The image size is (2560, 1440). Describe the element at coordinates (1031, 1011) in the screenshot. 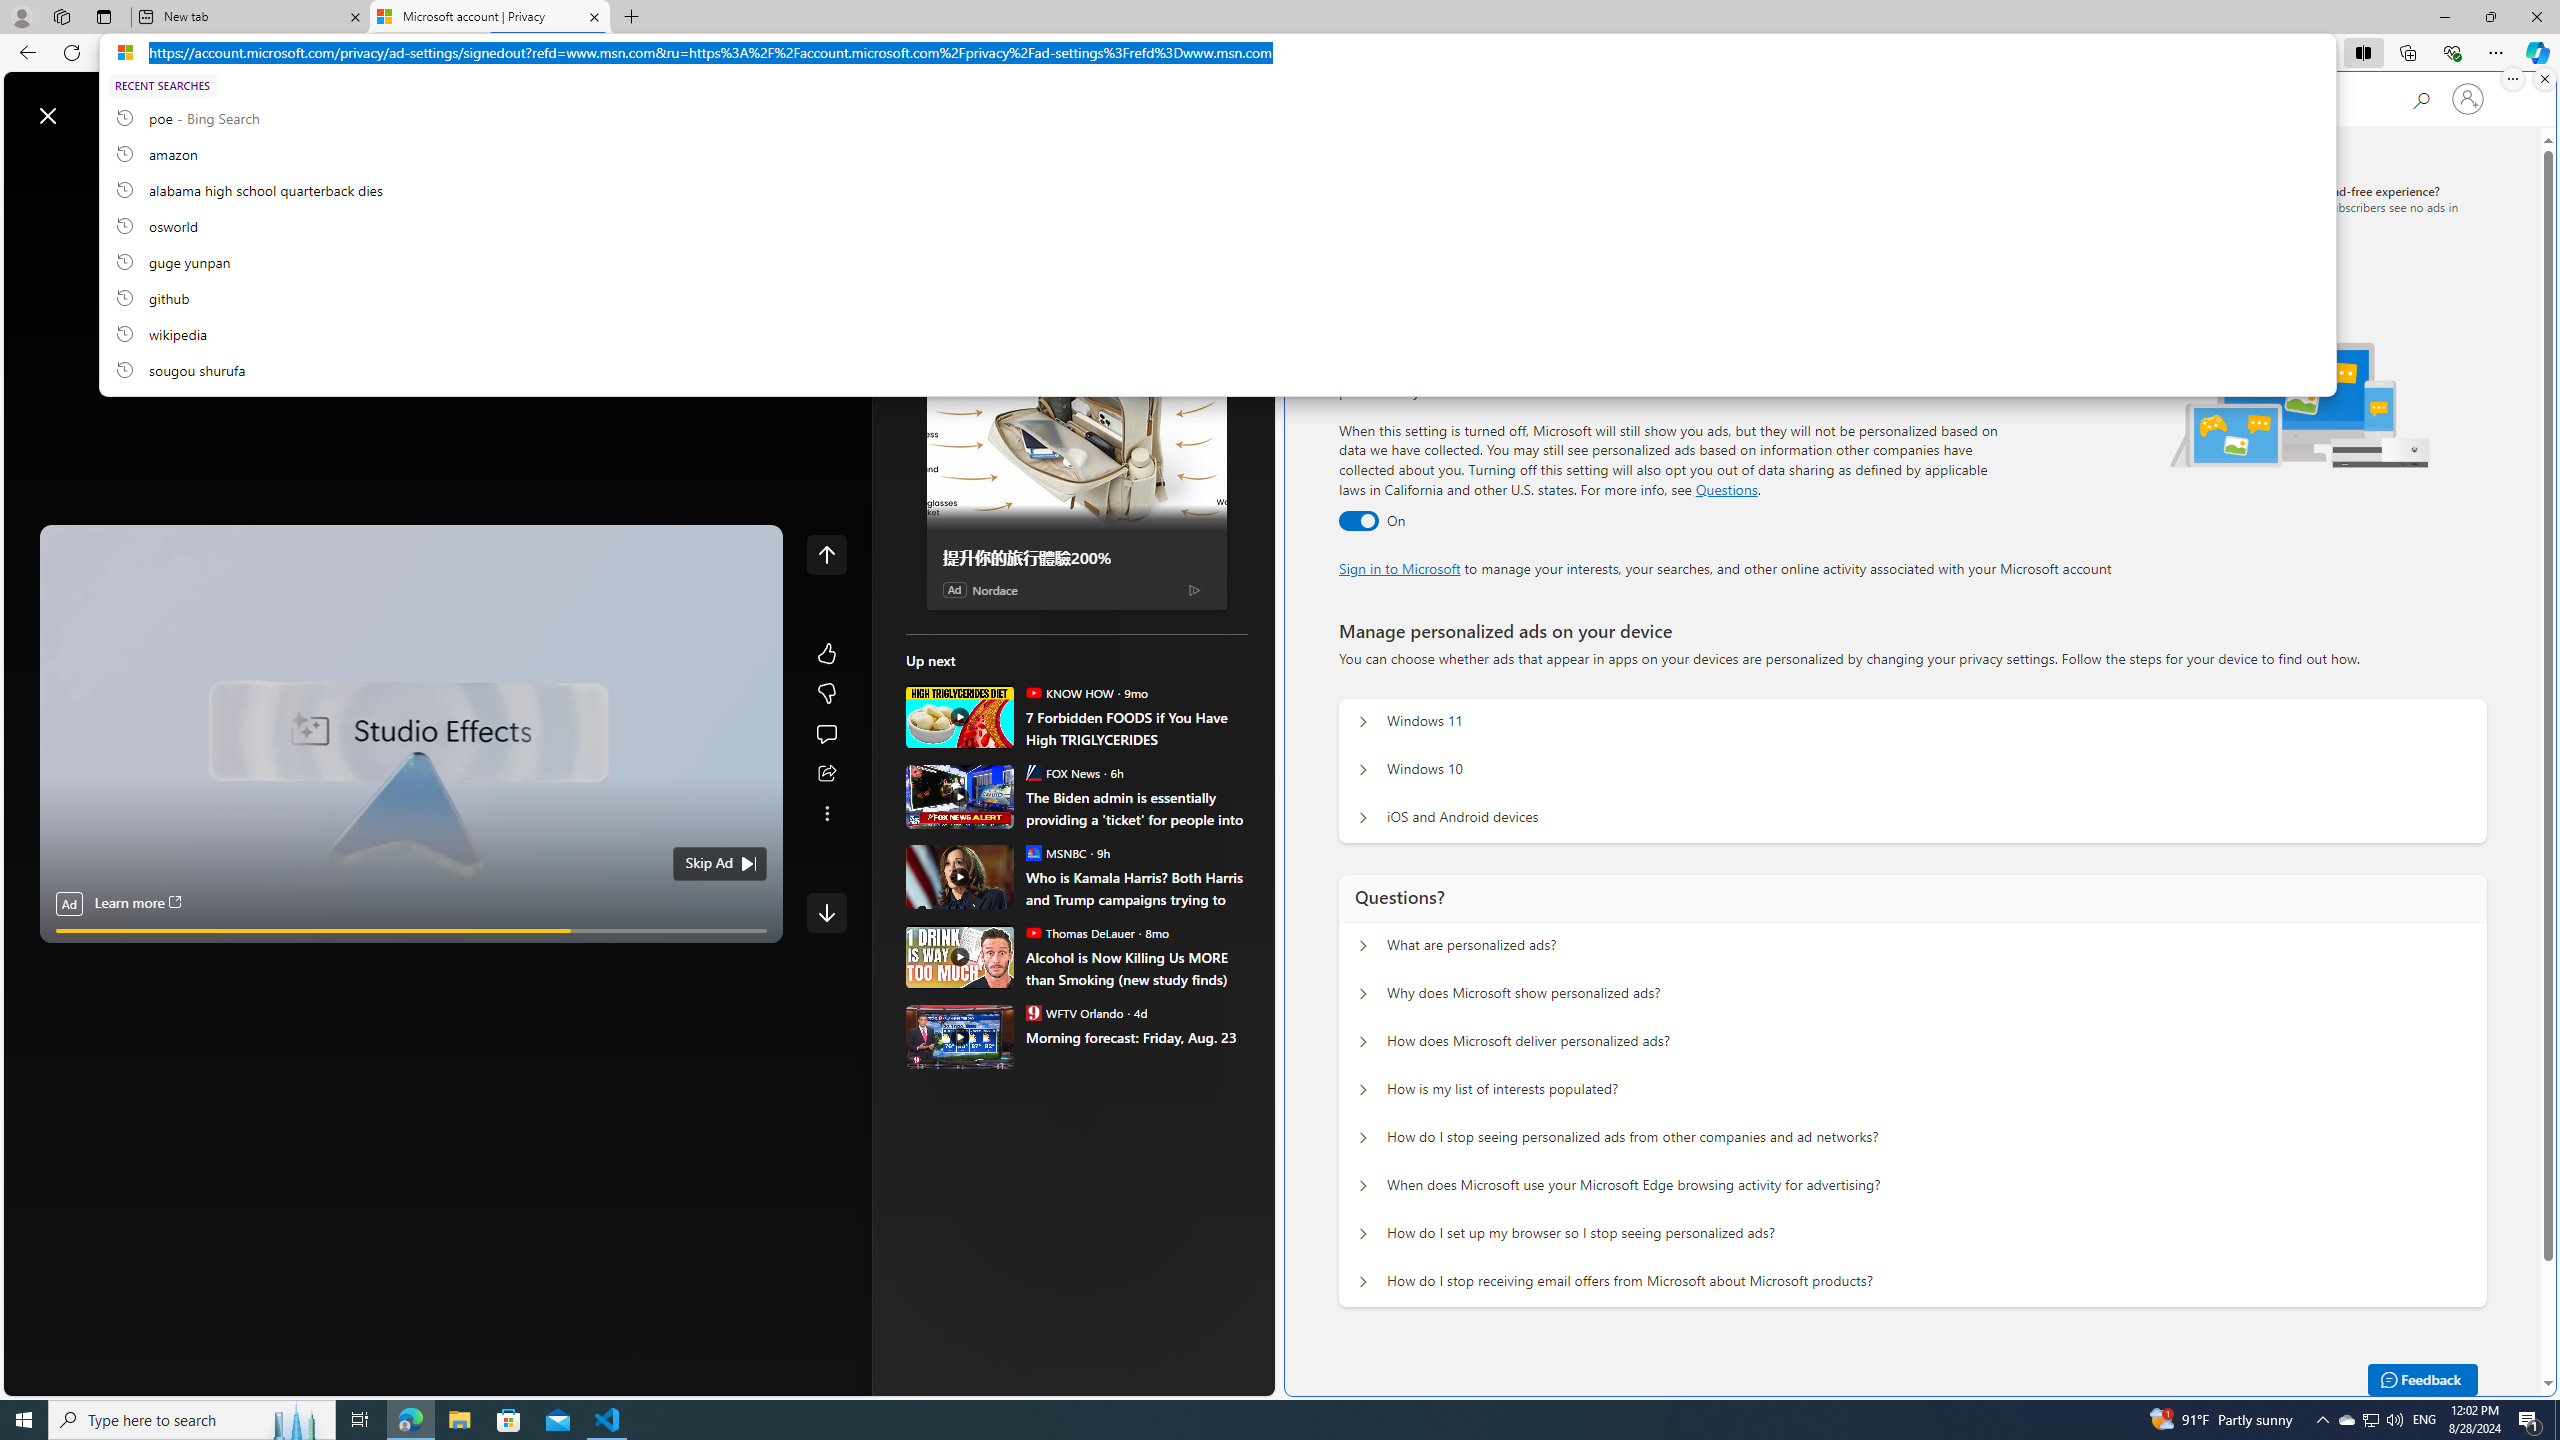

I see `'WFTV Orlando'` at that location.